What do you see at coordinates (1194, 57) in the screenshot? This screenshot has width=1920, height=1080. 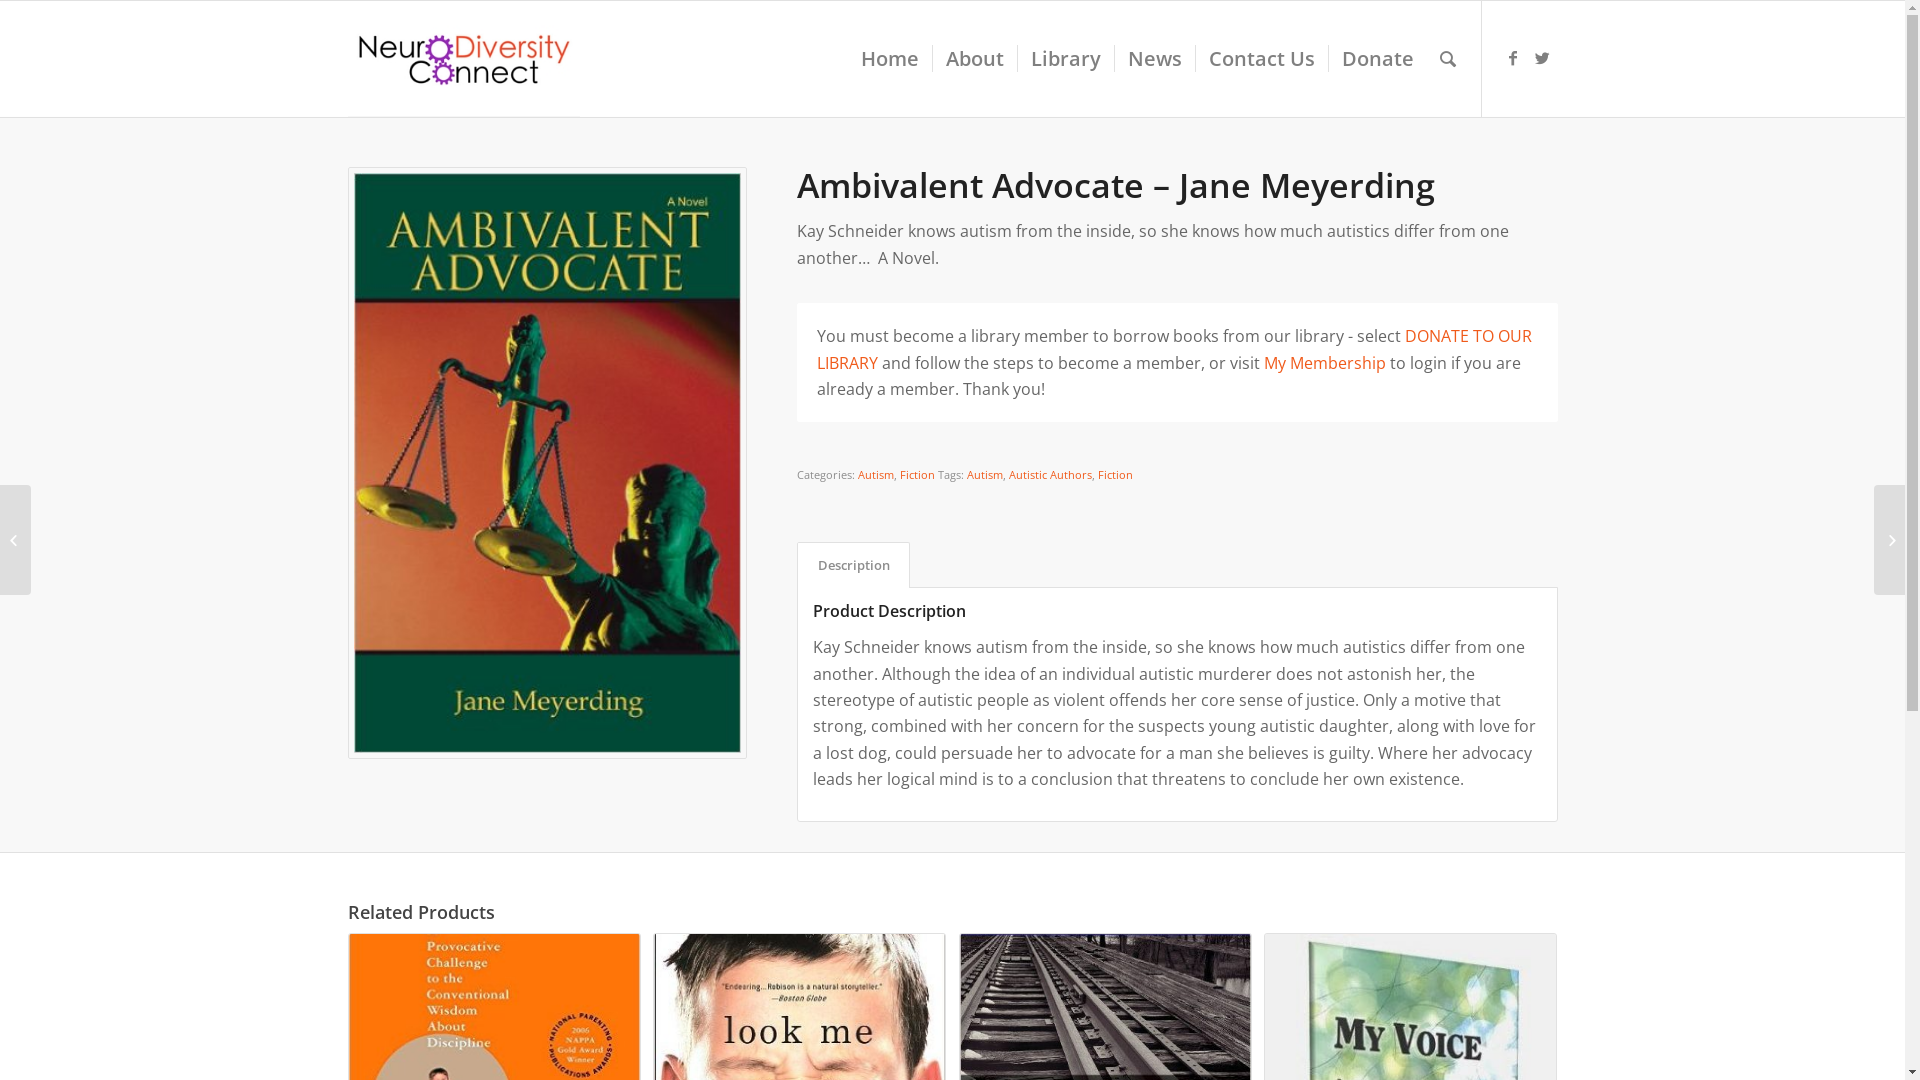 I see `'Contact Us'` at bounding box center [1194, 57].